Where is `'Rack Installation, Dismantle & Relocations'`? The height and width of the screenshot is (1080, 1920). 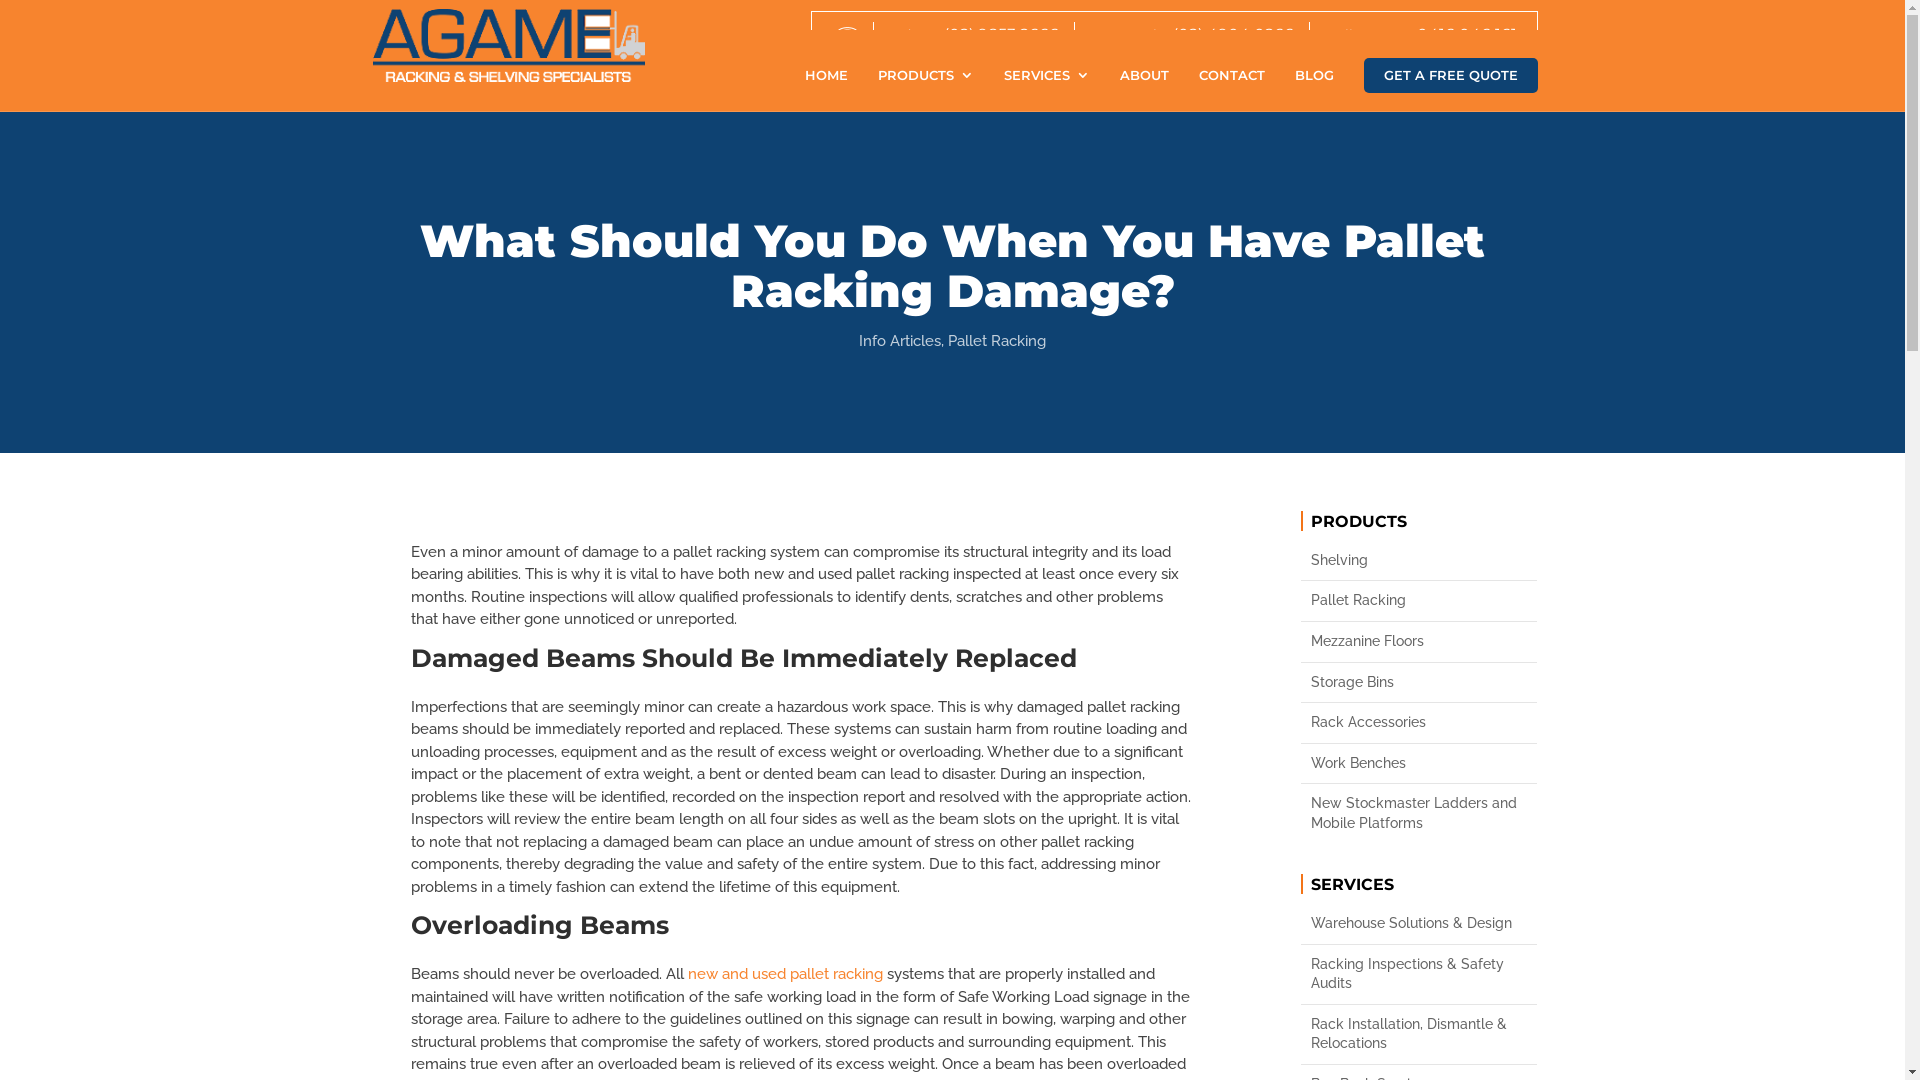
'Rack Installation, Dismantle & Relocations' is located at coordinates (1418, 1034).